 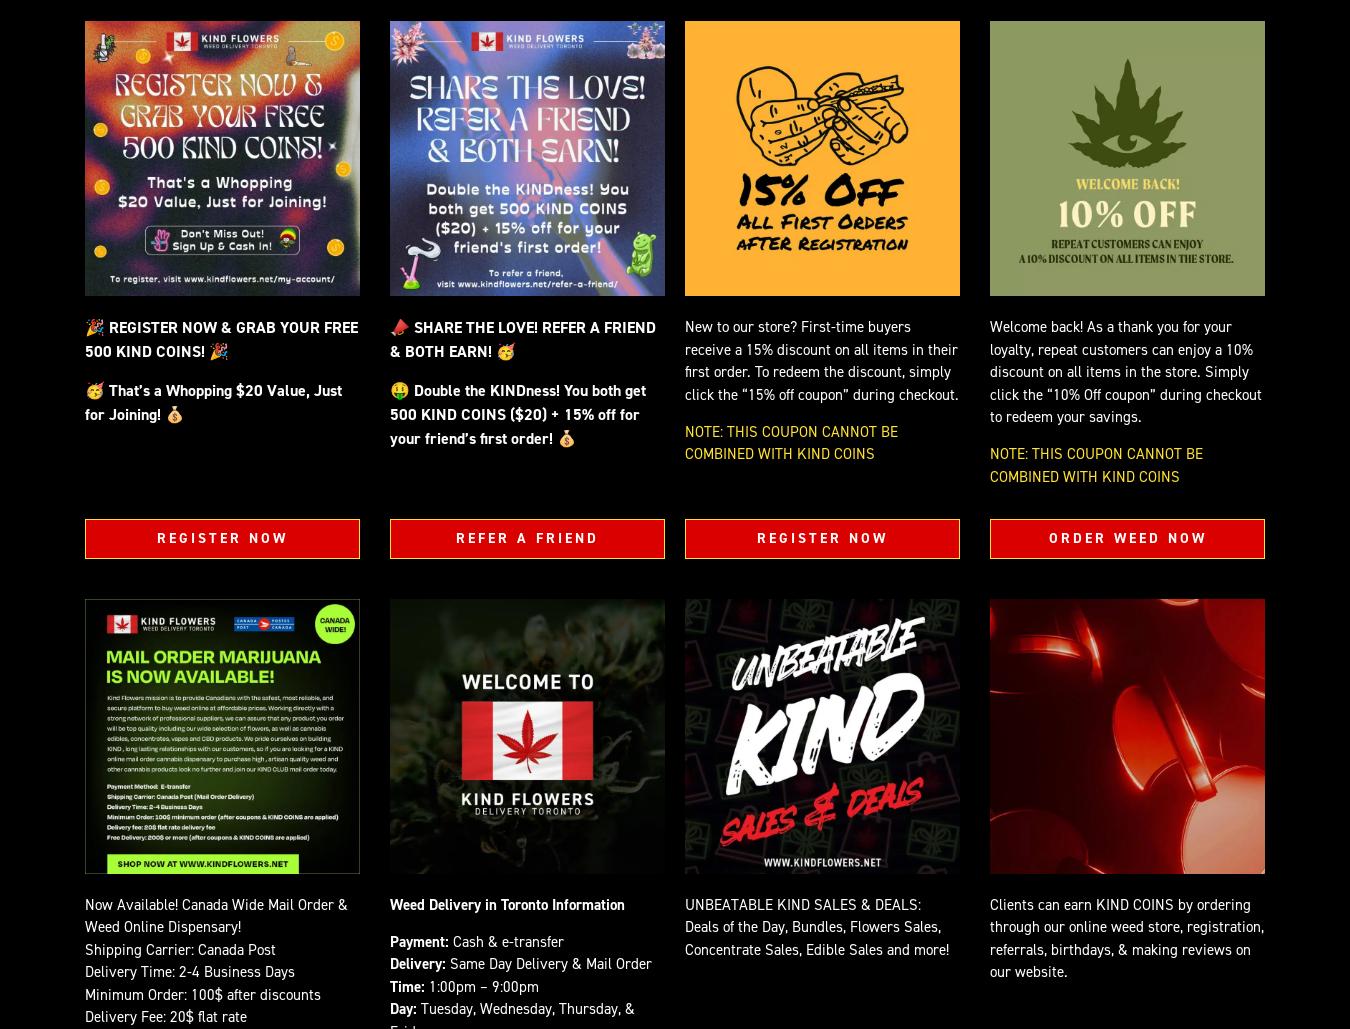 I want to click on 'UNBEATABLE KIND SALES & DEALS:', so click(x=802, y=903).